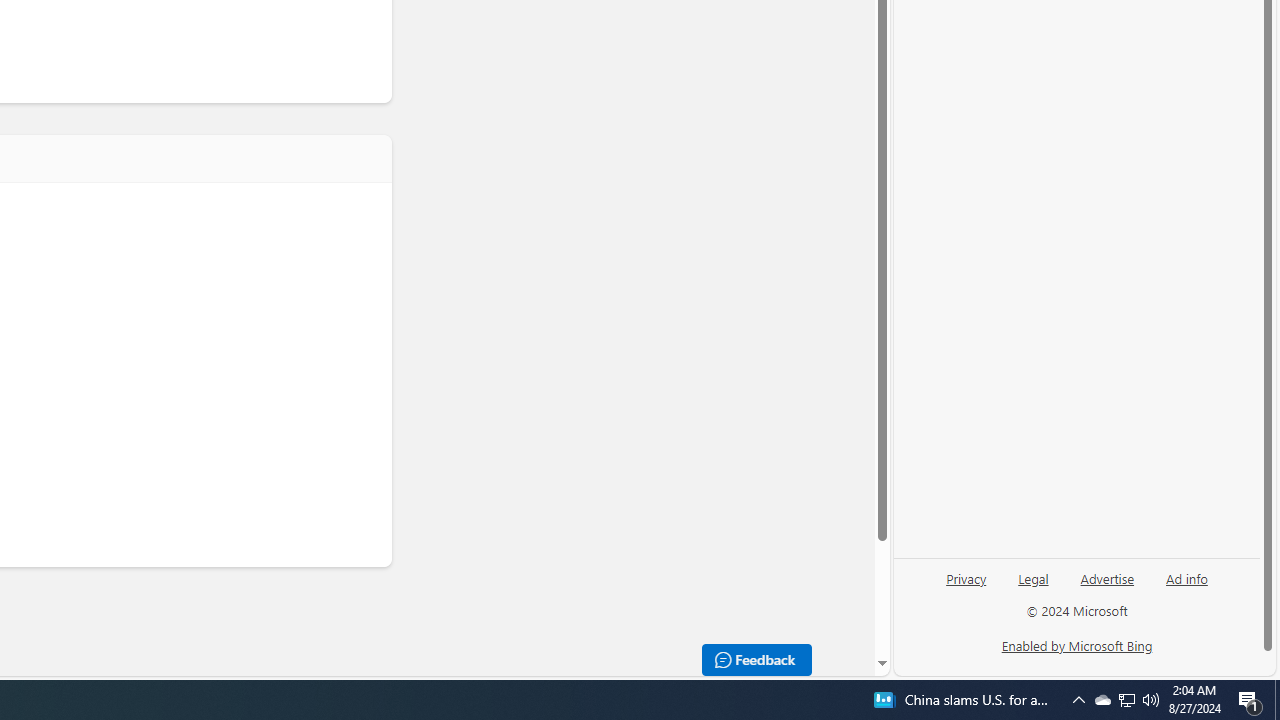  Describe the element at coordinates (966, 577) in the screenshot. I see `'Privacy'` at that location.